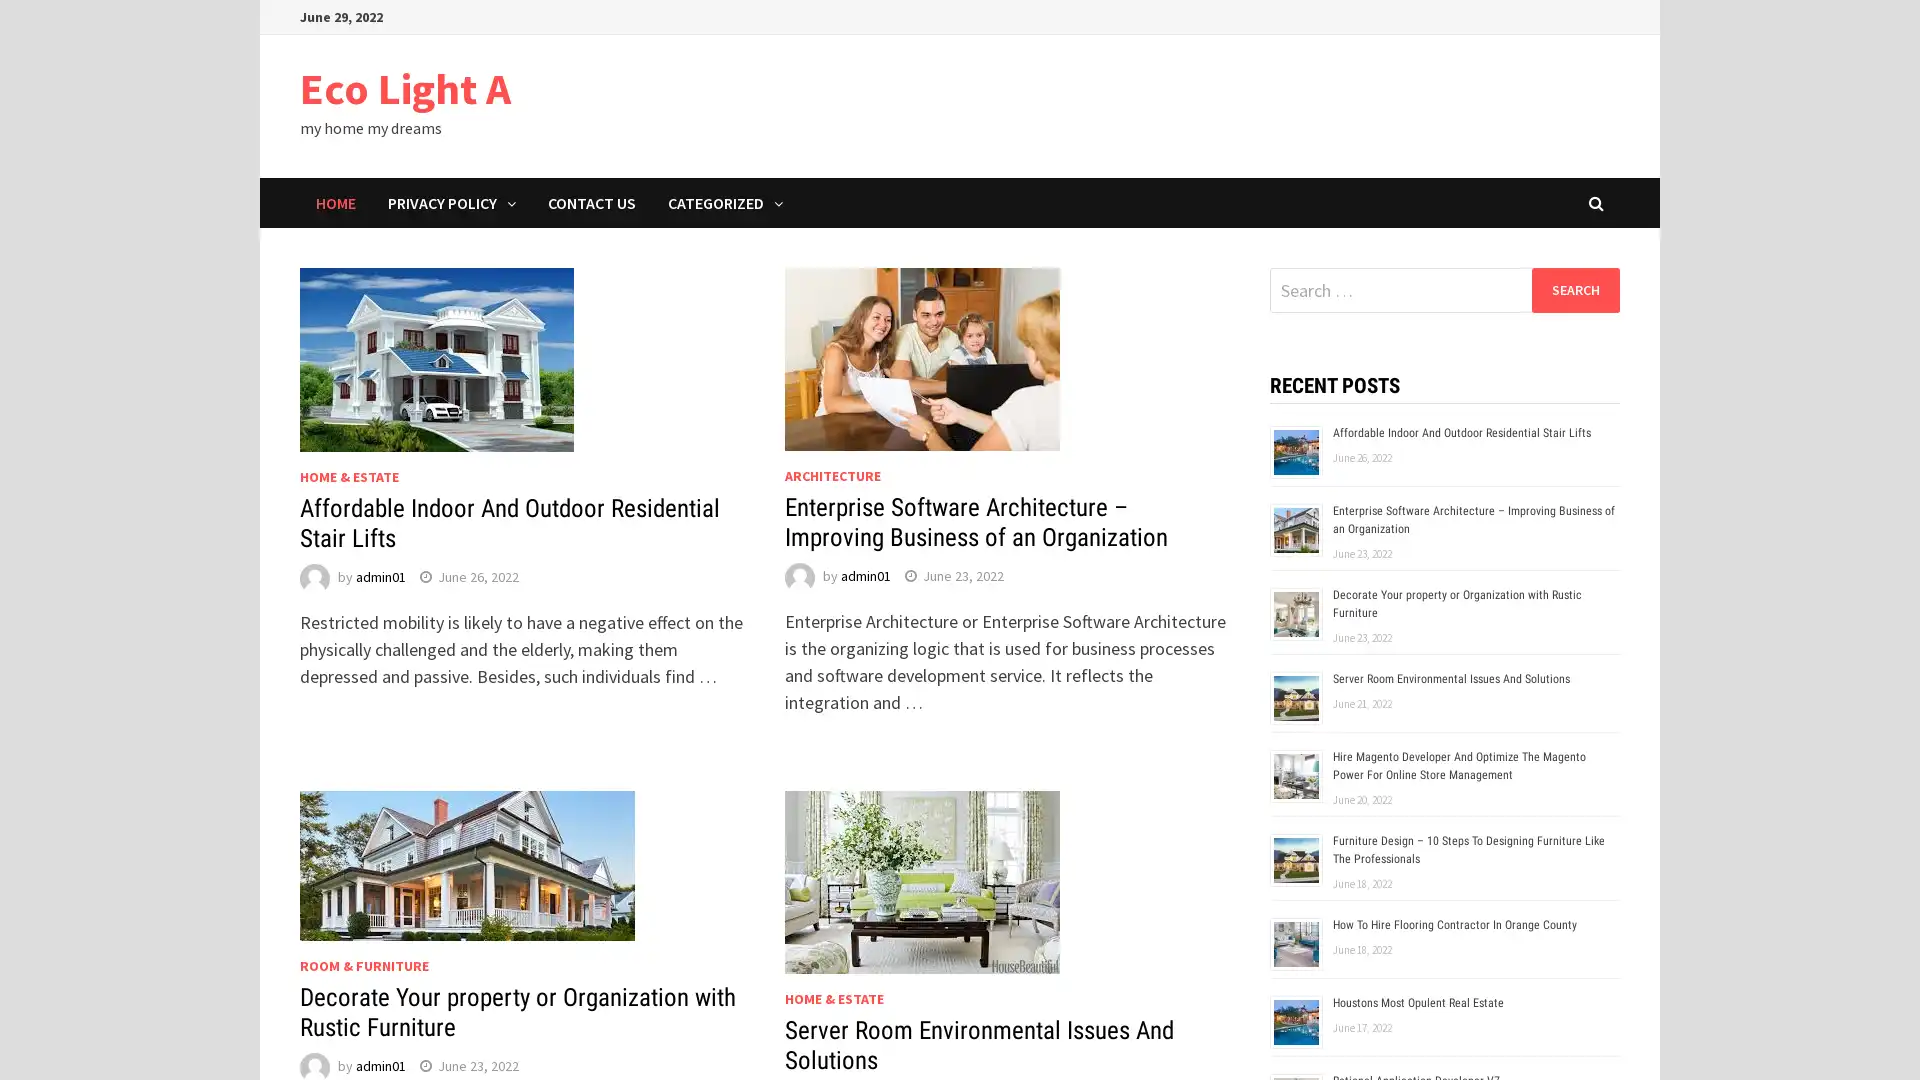 This screenshot has height=1080, width=1920. Describe the element at coordinates (1574, 289) in the screenshot. I see `Search` at that location.